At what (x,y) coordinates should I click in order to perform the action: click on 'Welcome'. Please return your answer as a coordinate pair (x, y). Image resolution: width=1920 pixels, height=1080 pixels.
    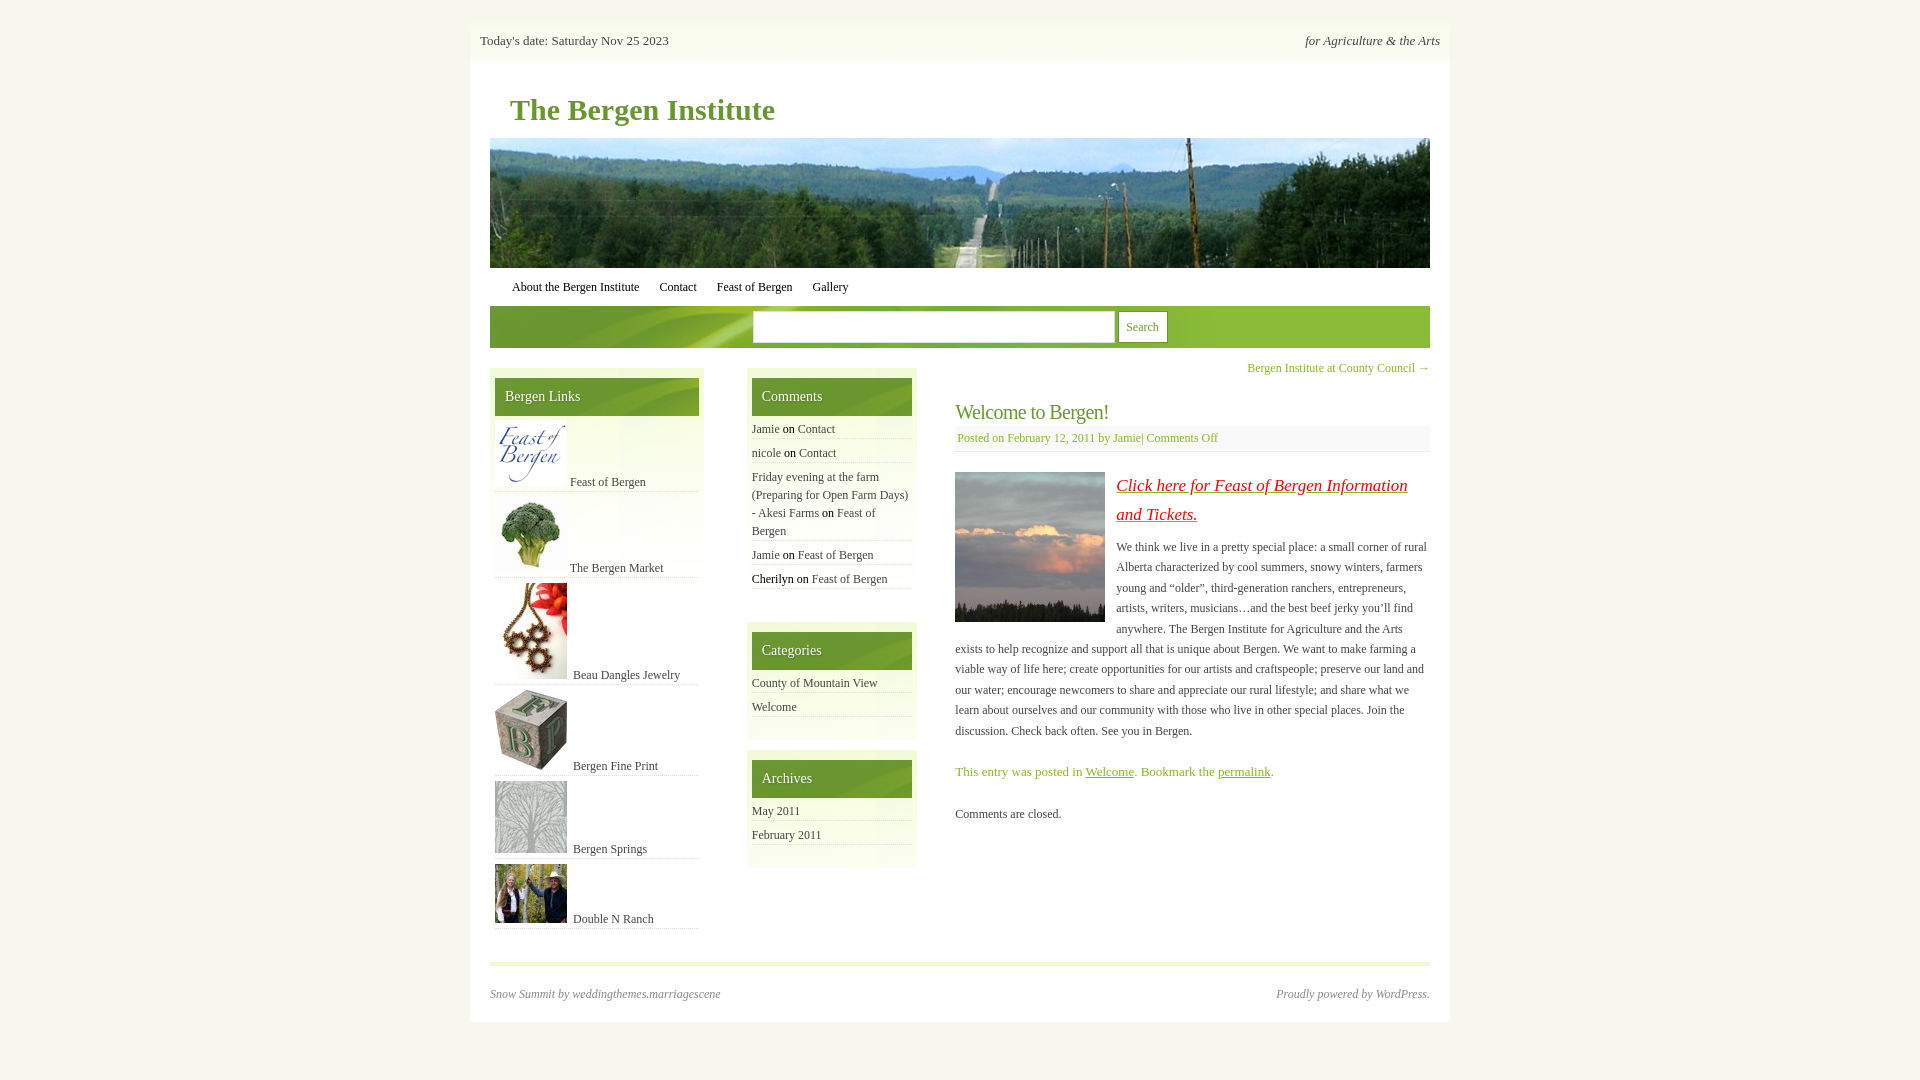
    Looking at the image, I should click on (1108, 770).